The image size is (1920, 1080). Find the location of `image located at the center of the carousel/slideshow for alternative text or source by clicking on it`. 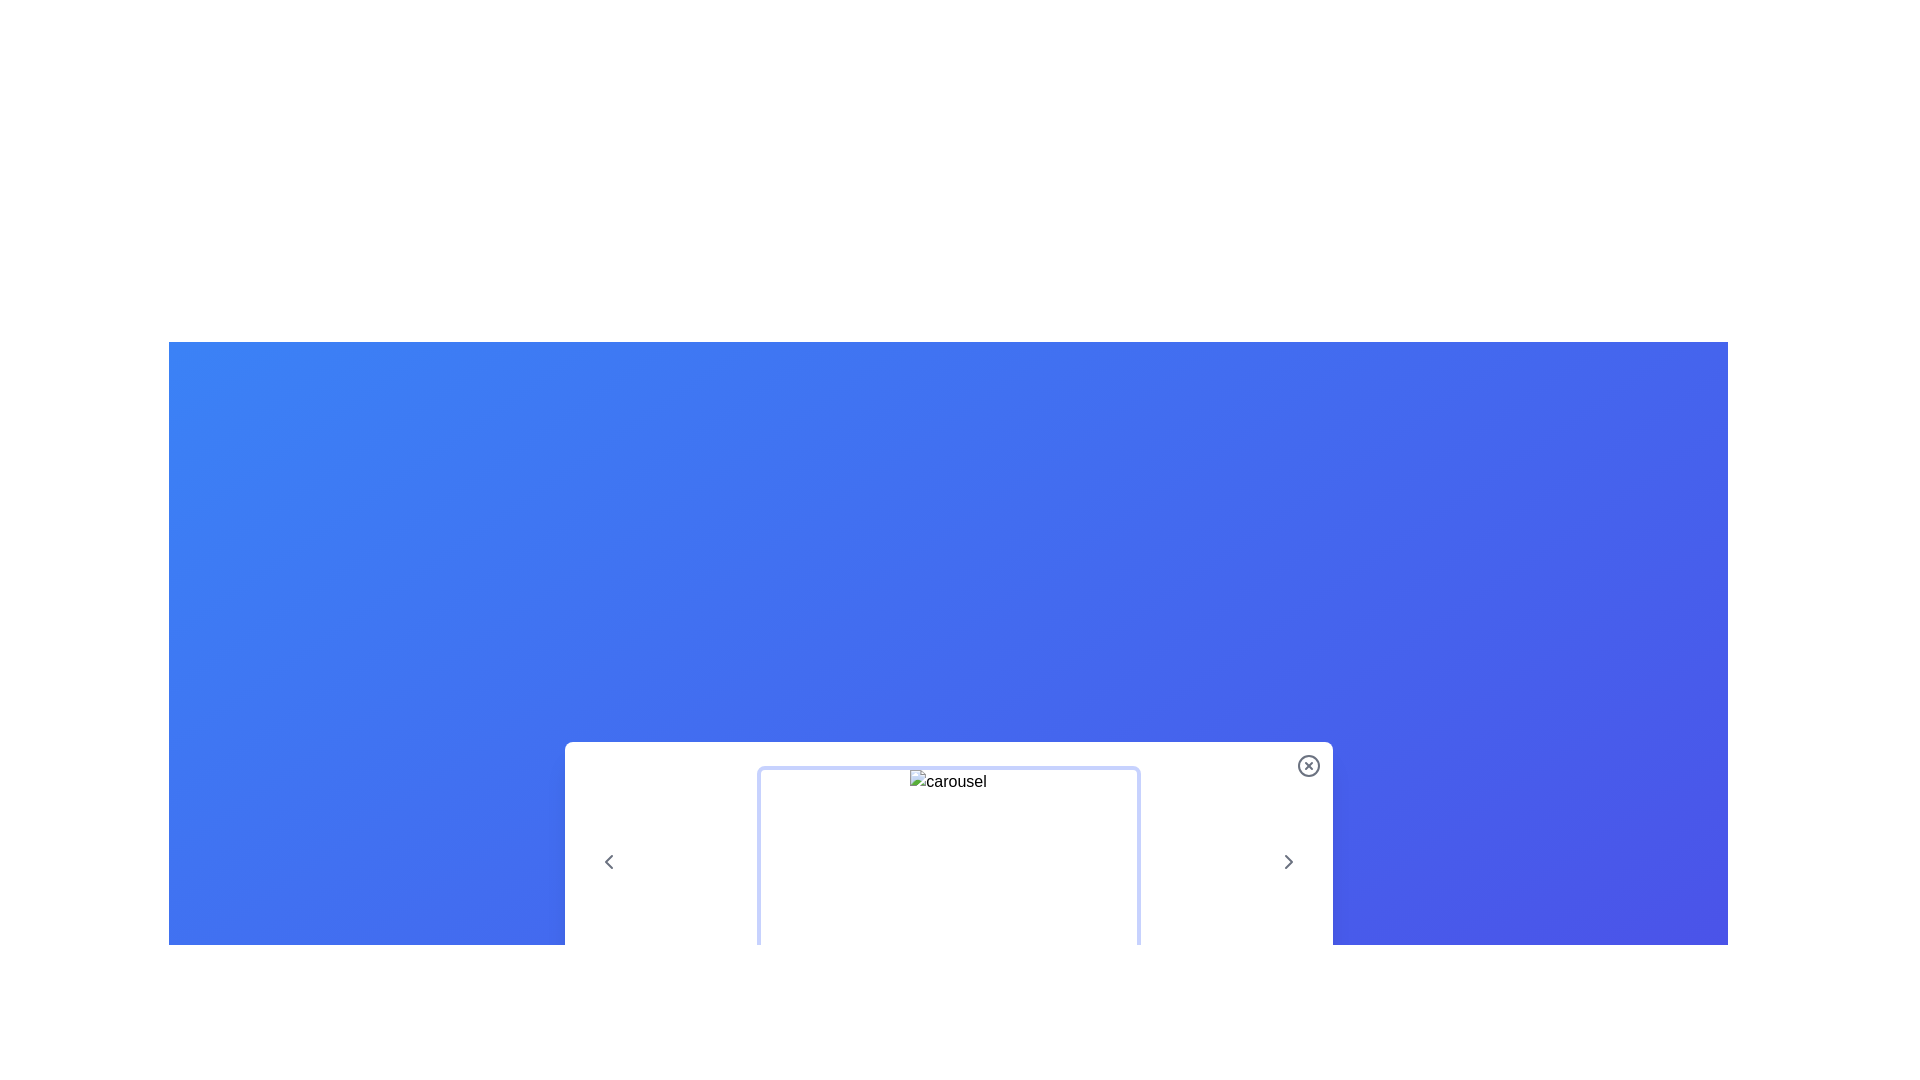

image located at the center of the carousel/slideshow for alternative text or source by clicking on it is located at coordinates (947, 860).